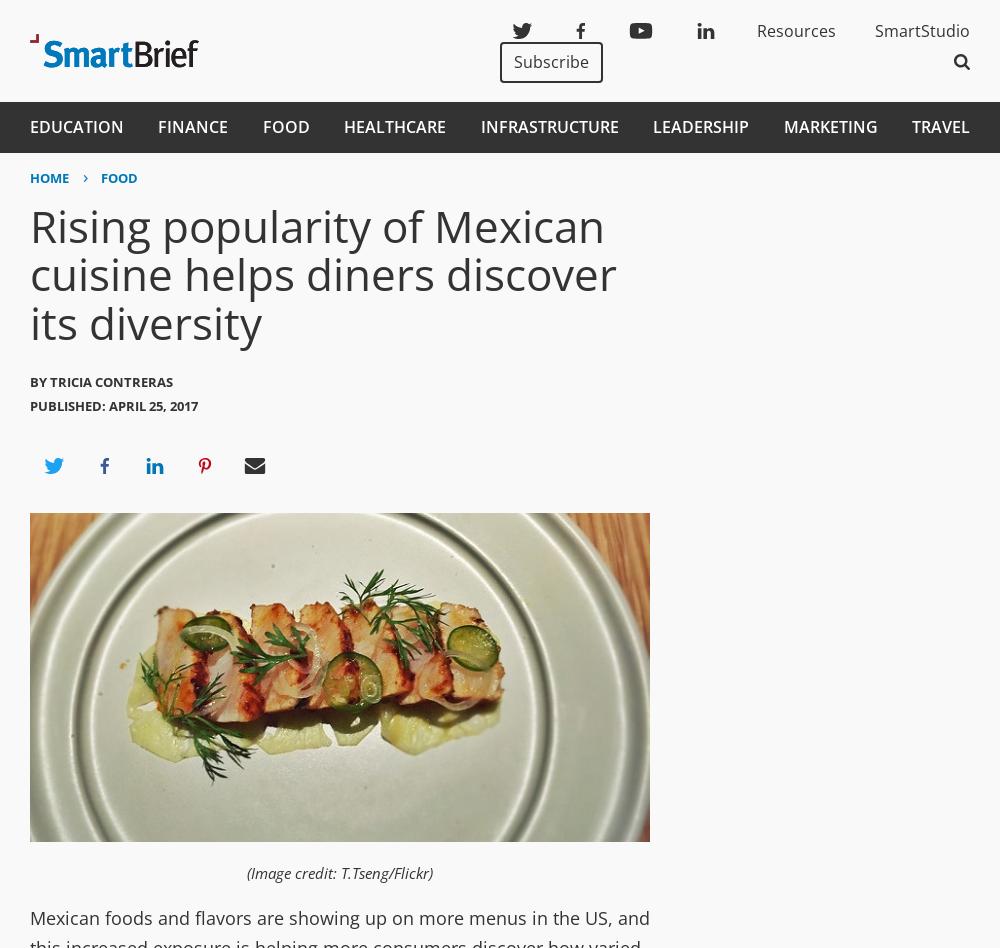 This screenshot has height=948, width=1000. Describe the element at coordinates (39, 381) in the screenshot. I see `'By'` at that location.